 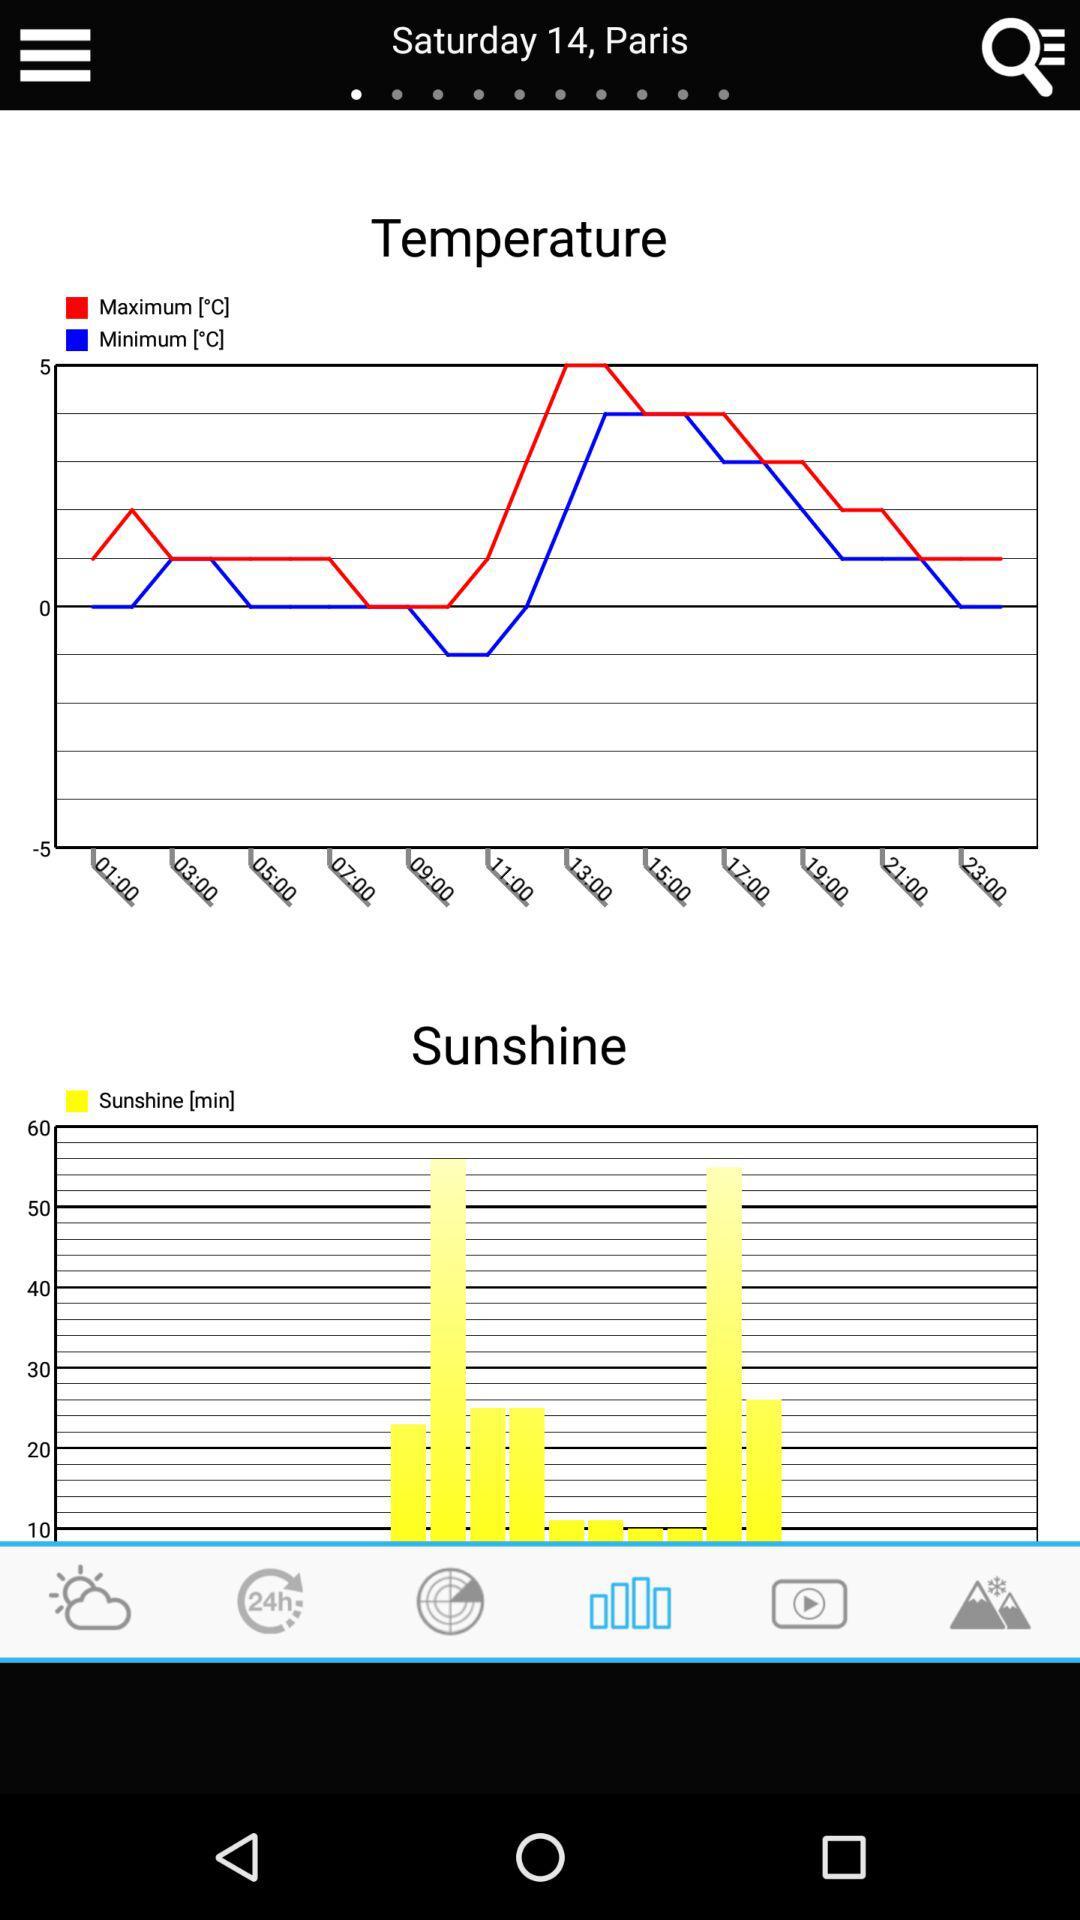 I want to click on open drop down menu, so click(x=54, y=55).